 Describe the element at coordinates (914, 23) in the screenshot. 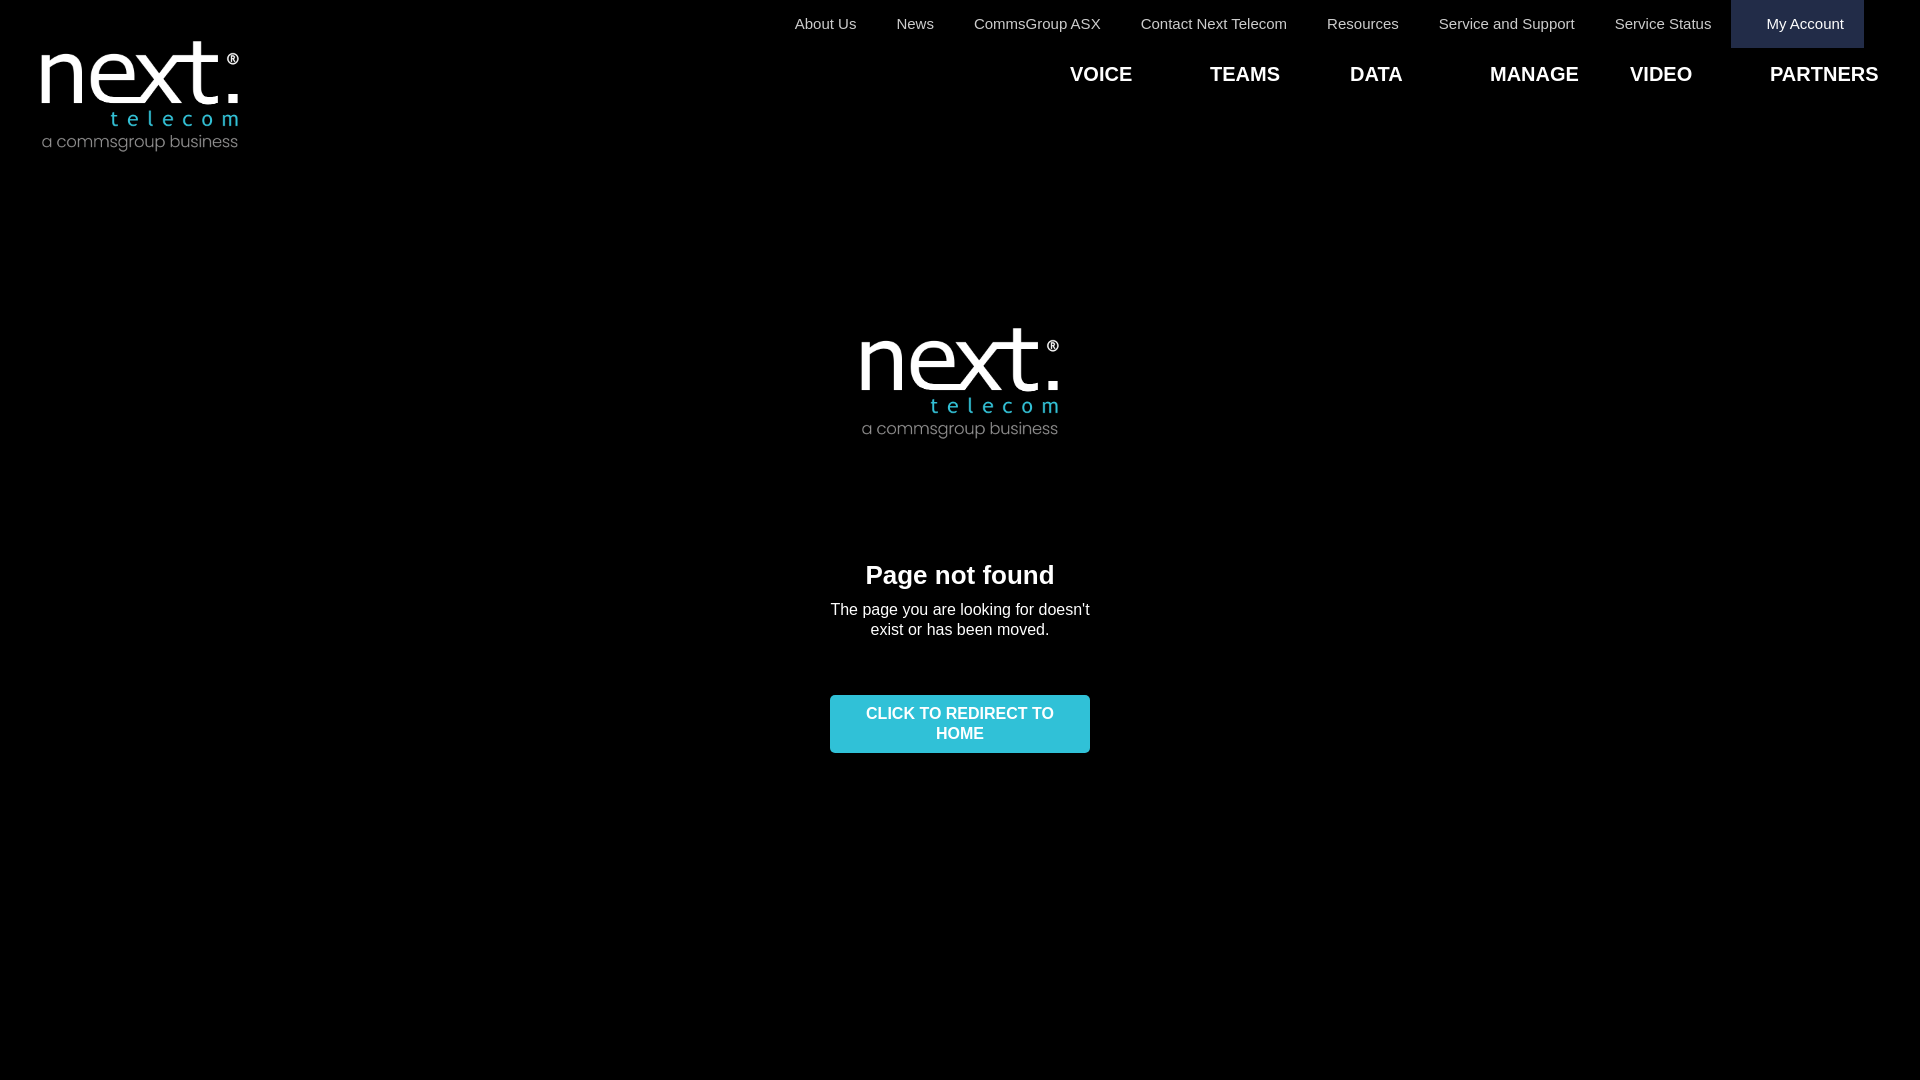

I see `'News'` at that location.